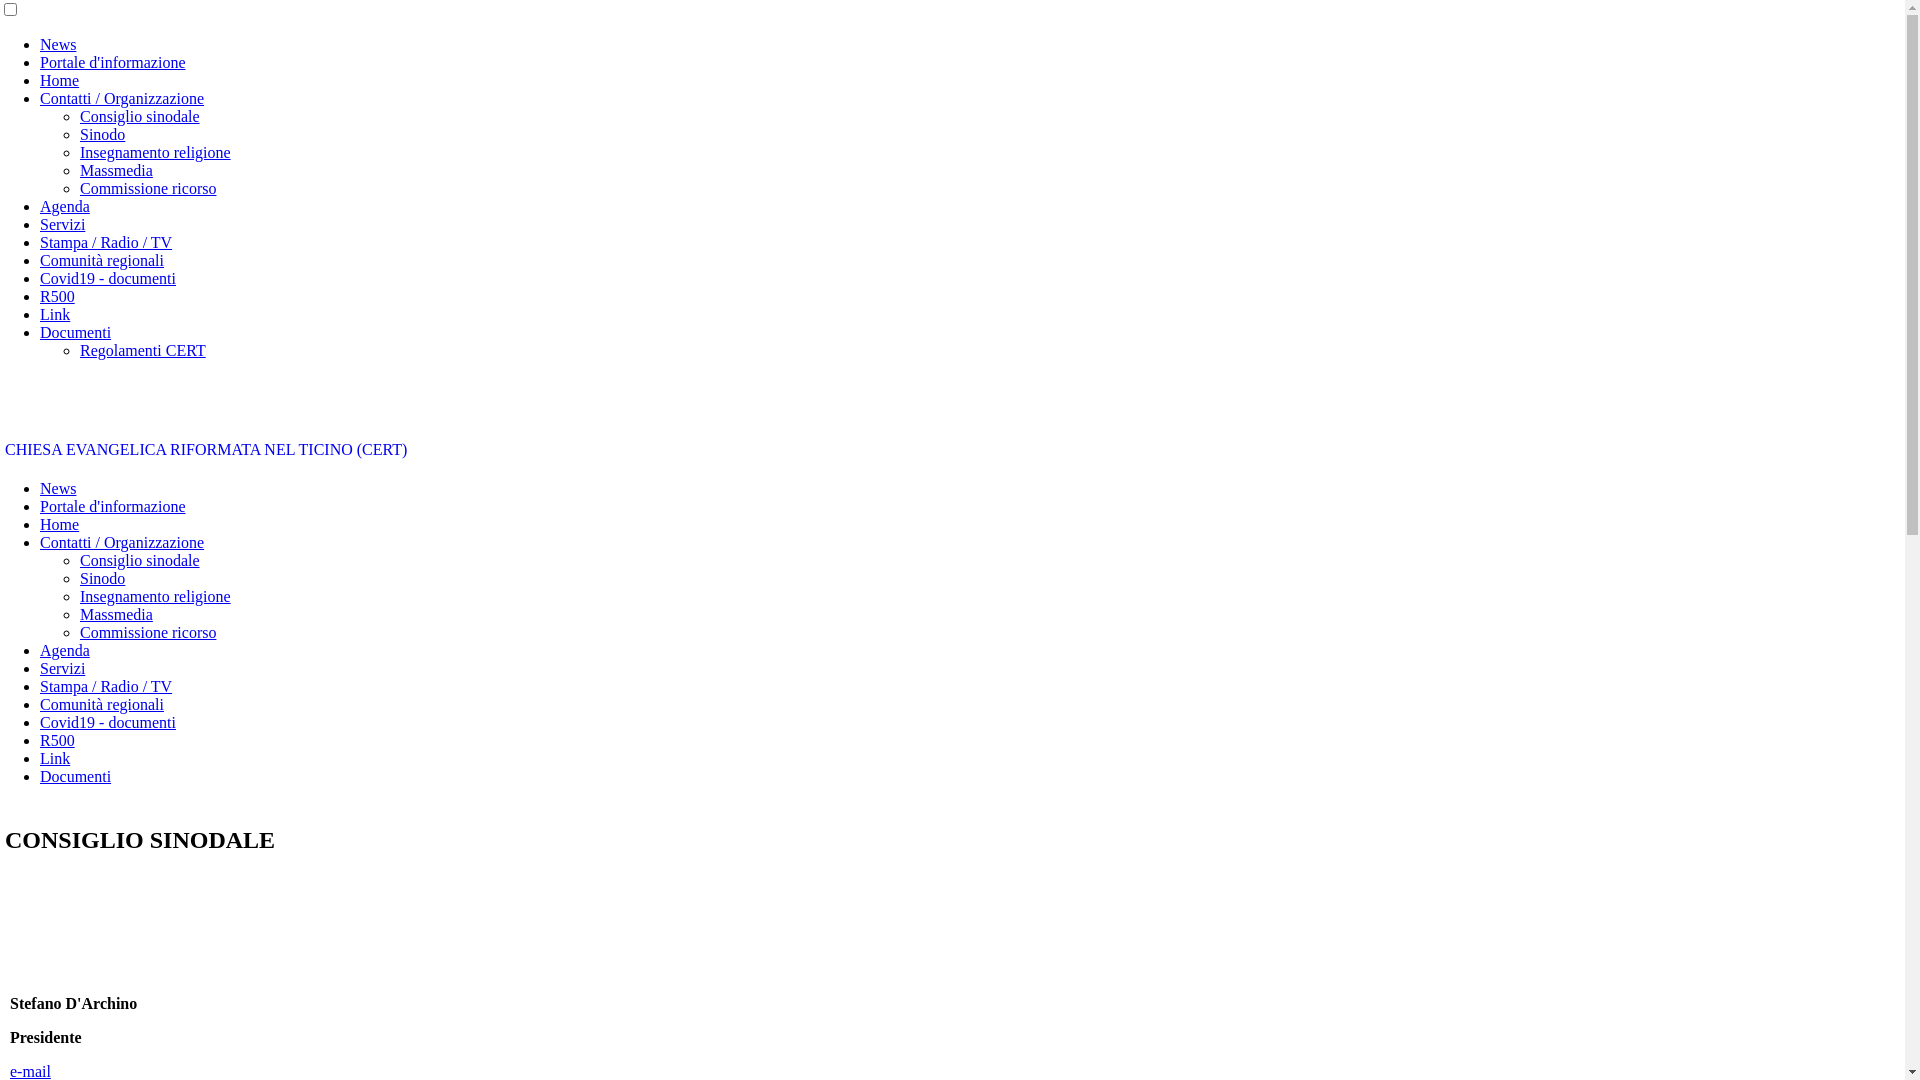 The width and height of the screenshot is (1920, 1080). Describe the element at coordinates (147, 632) in the screenshot. I see `'Commissione ricorso'` at that location.